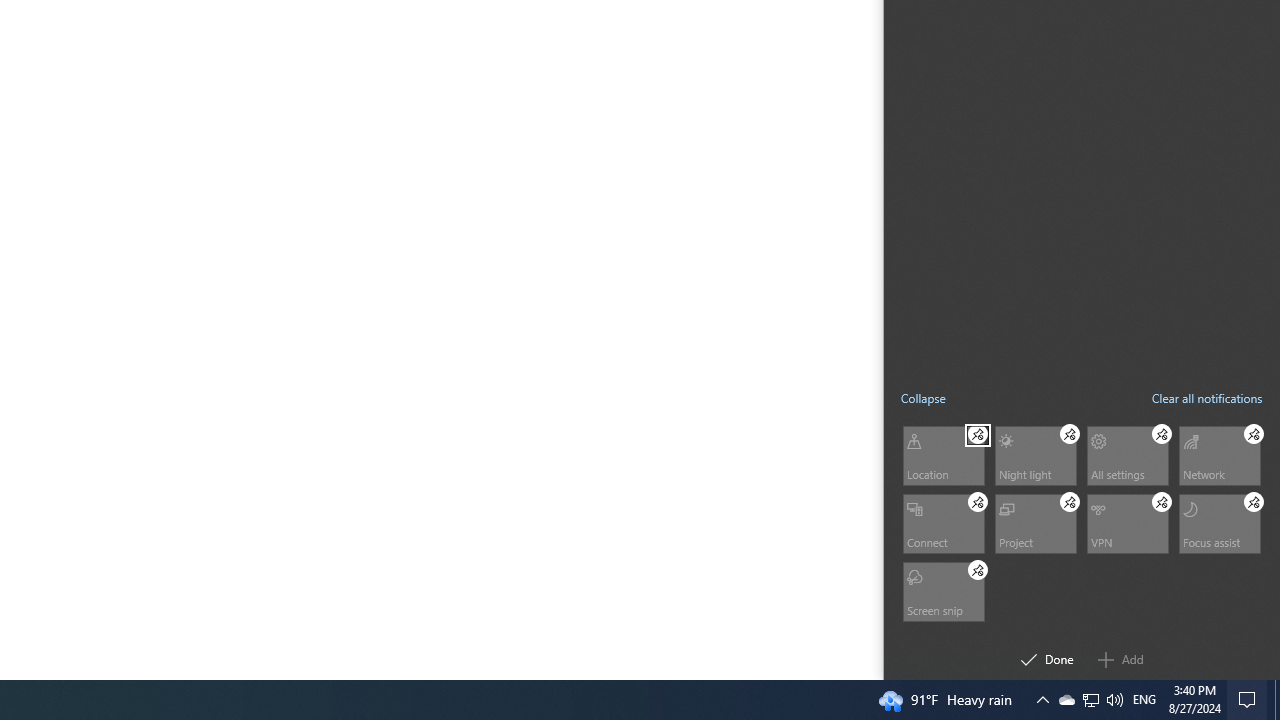  Describe the element at coordinates (1034, 455) in the screenshot. I see `'Night light'` at that location.